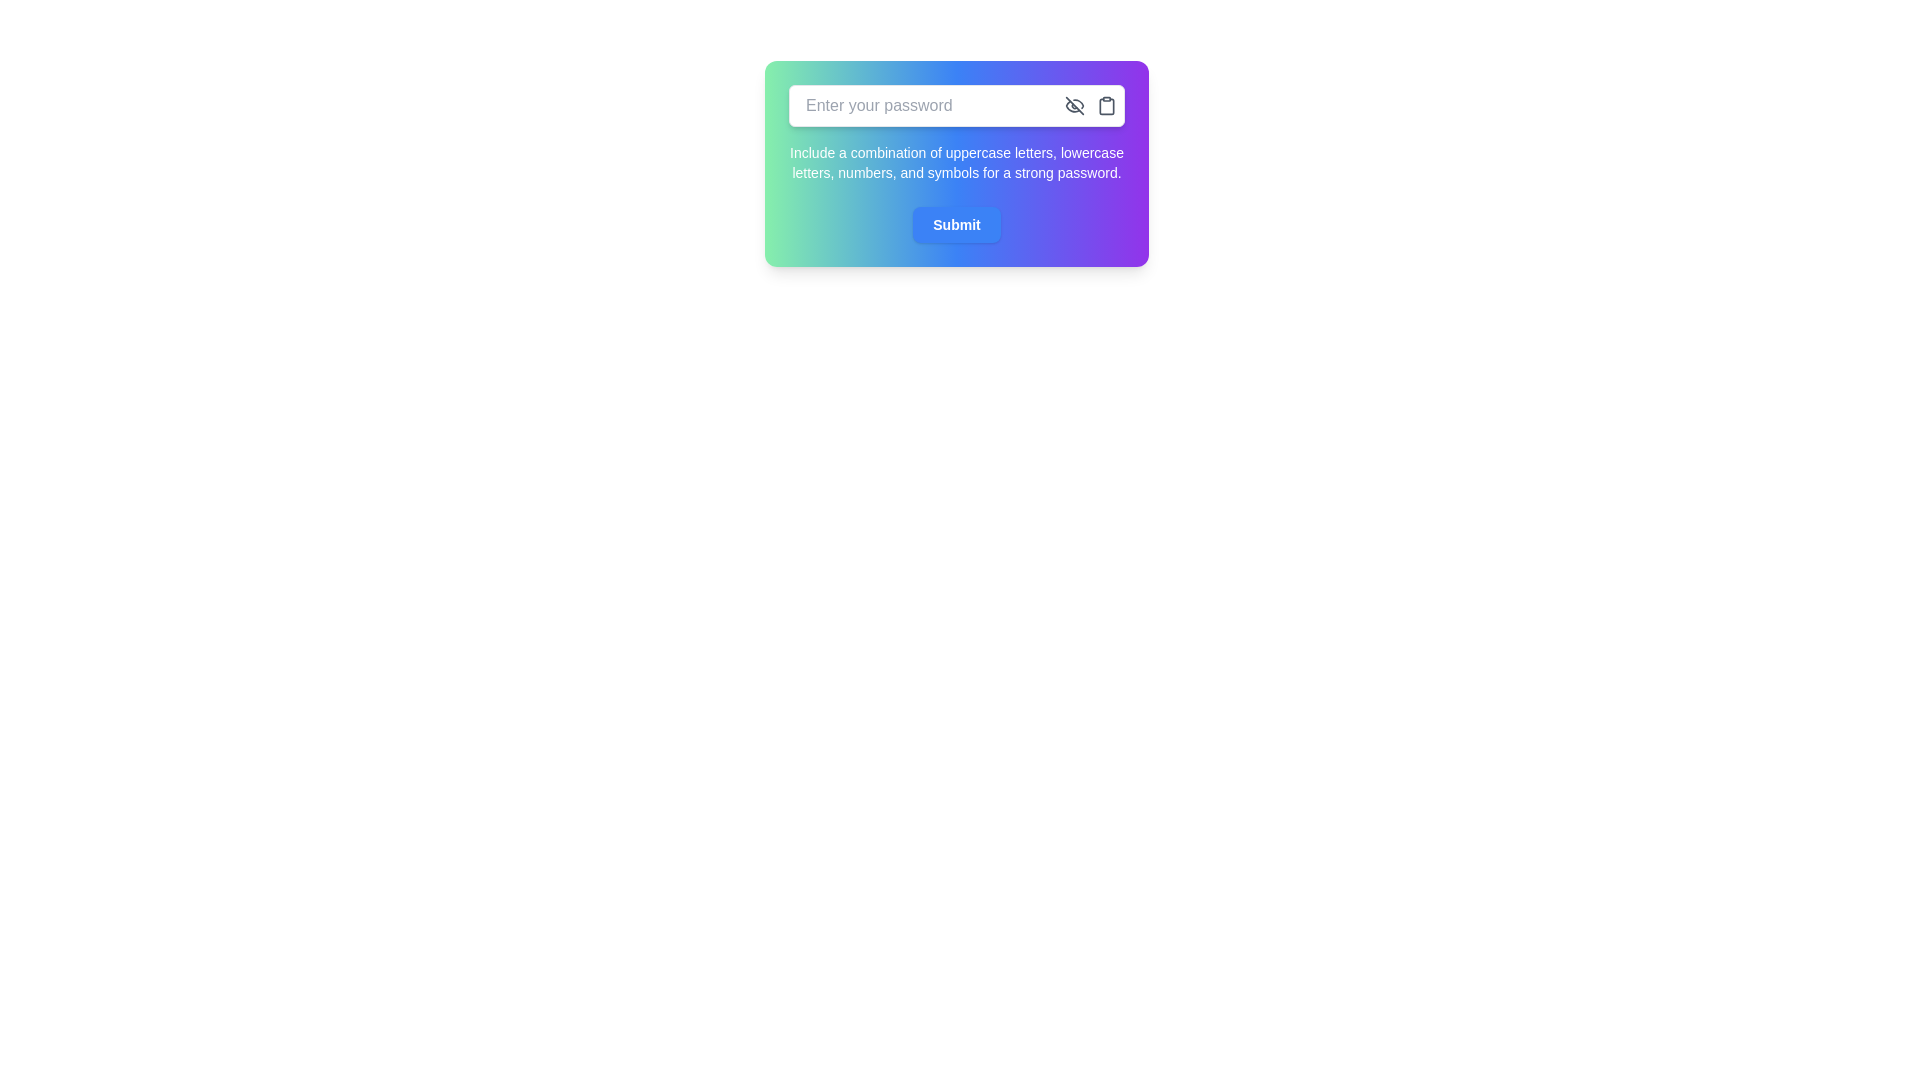 This screenshot has width=1920, height=1080. Describe the element at coordinates (1074, 105) in the screenshot. I see `the icon resembling a crossed-out eye located at the right side of the password input field` at that location.